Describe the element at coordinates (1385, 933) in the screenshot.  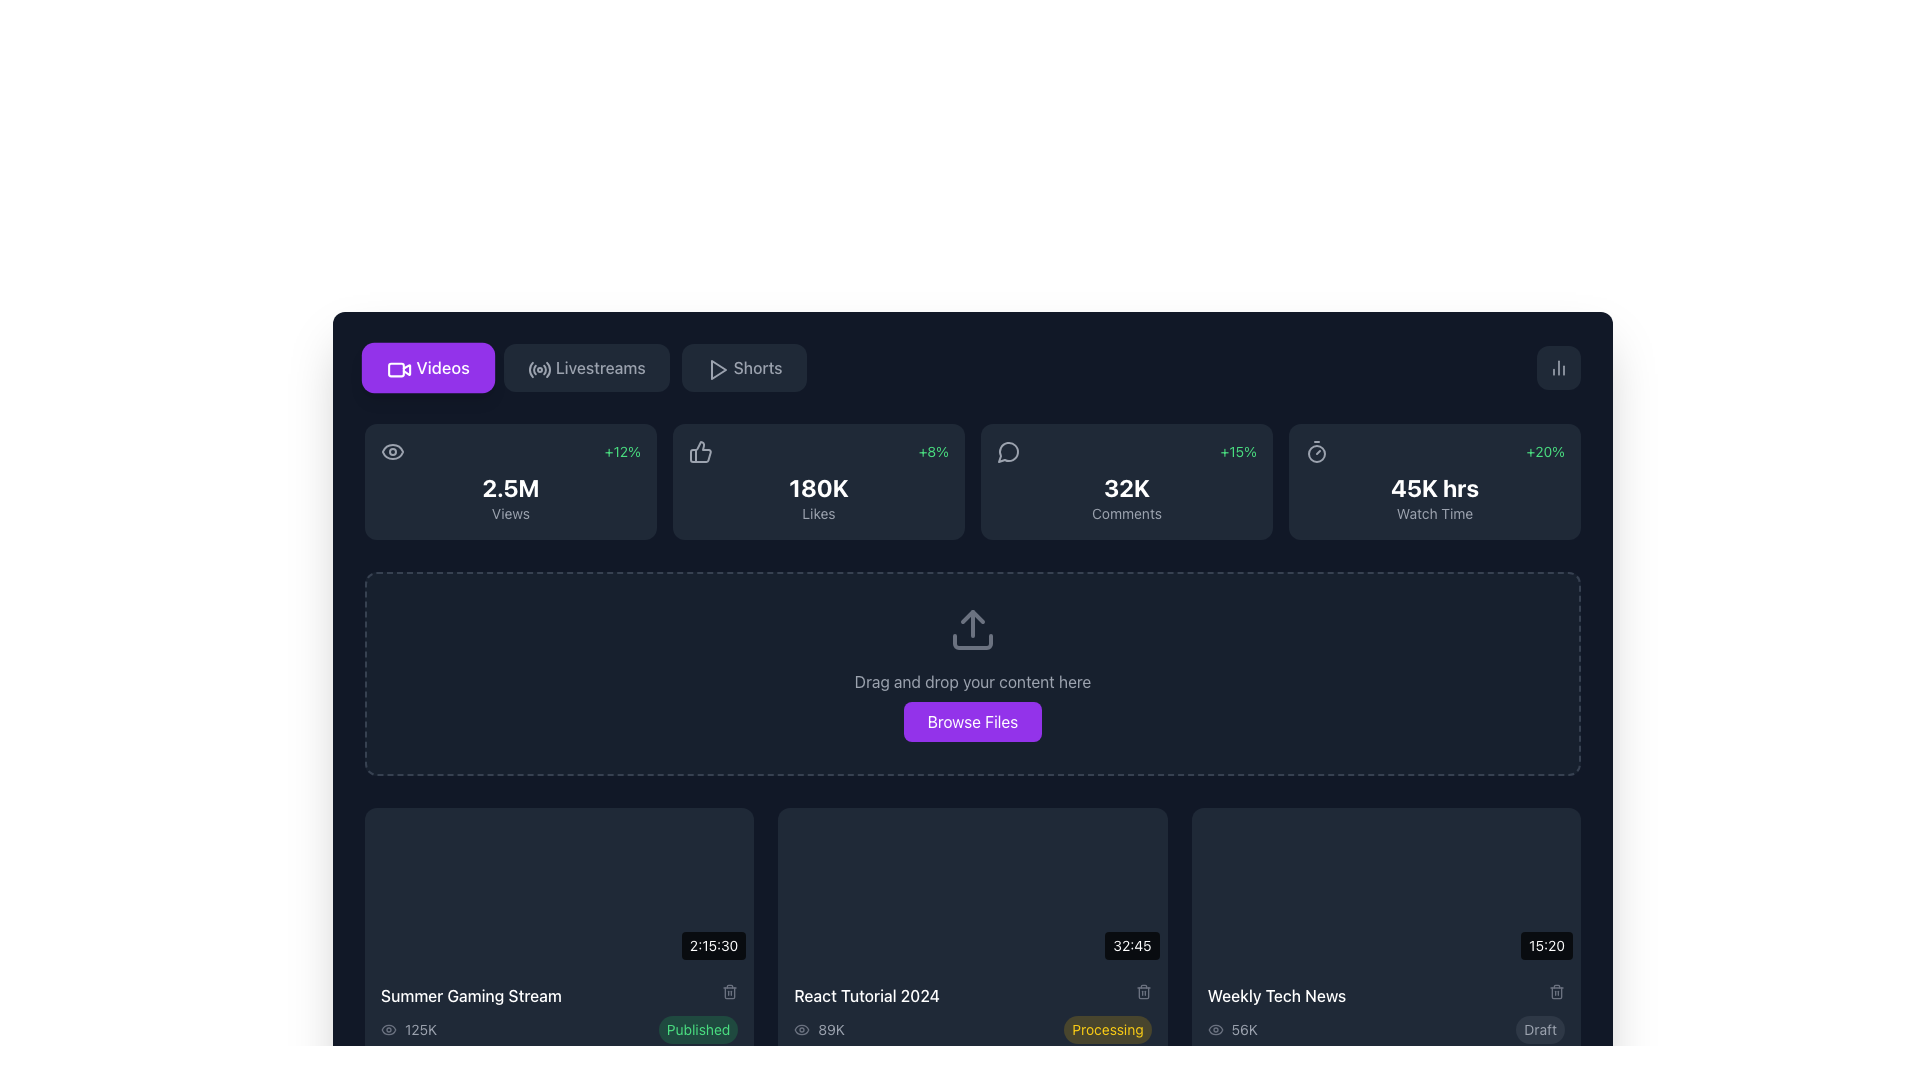
I see `the media content card titled 'Weekly Tech News' located in the bottom-right corner of the viewable section` at that location.